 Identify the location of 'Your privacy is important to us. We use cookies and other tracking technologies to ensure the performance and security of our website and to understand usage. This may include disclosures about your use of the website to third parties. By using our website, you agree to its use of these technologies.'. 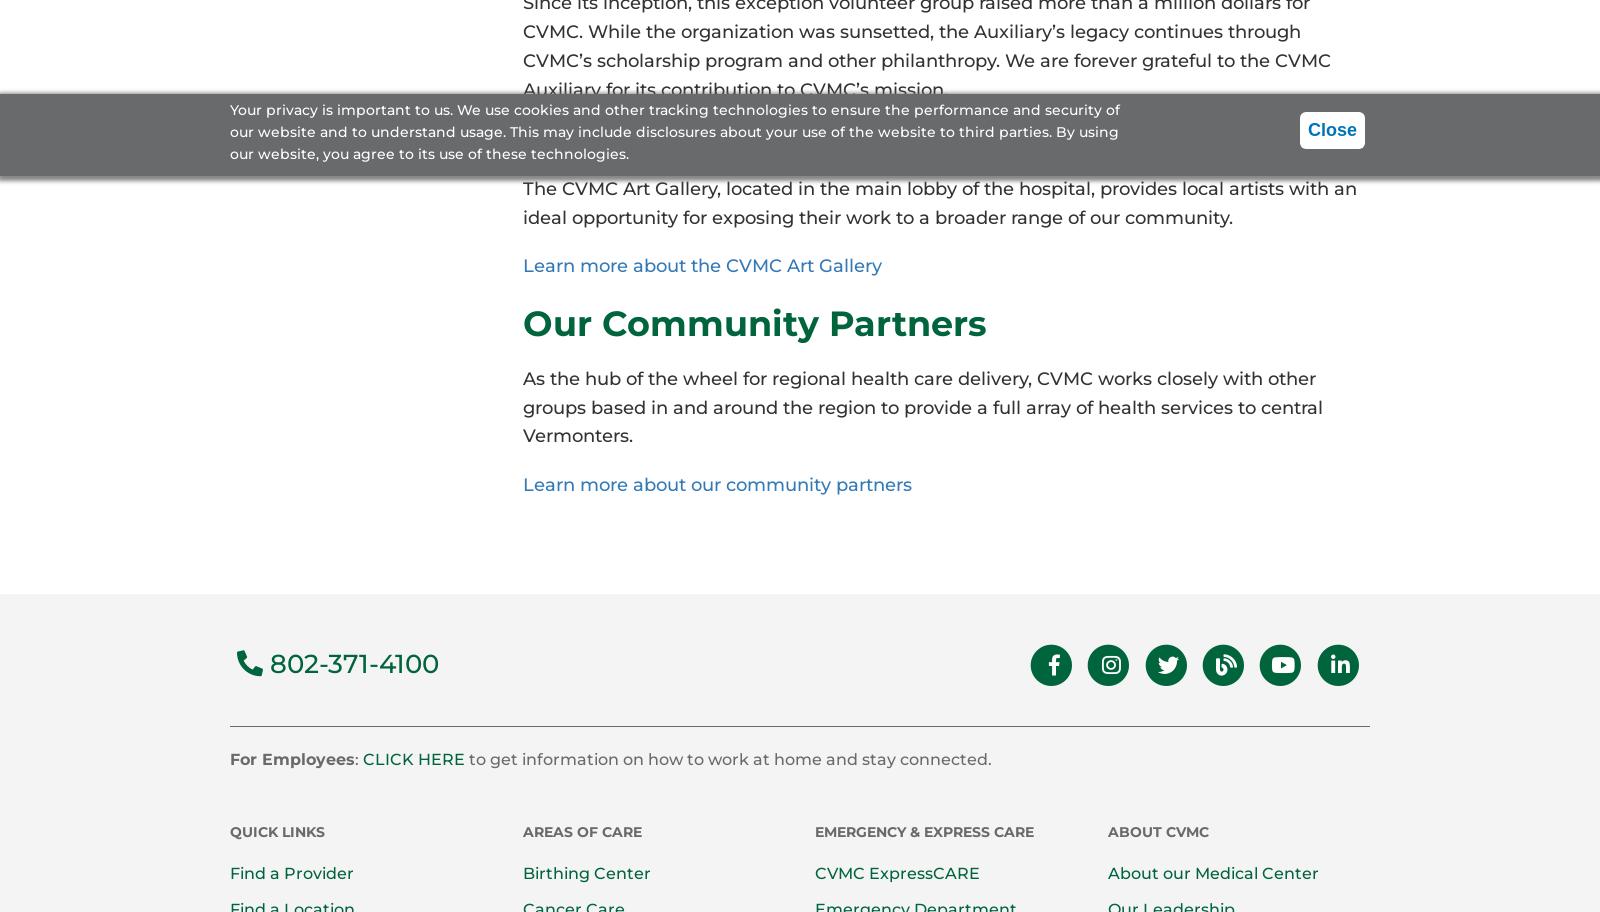
(229, 130).